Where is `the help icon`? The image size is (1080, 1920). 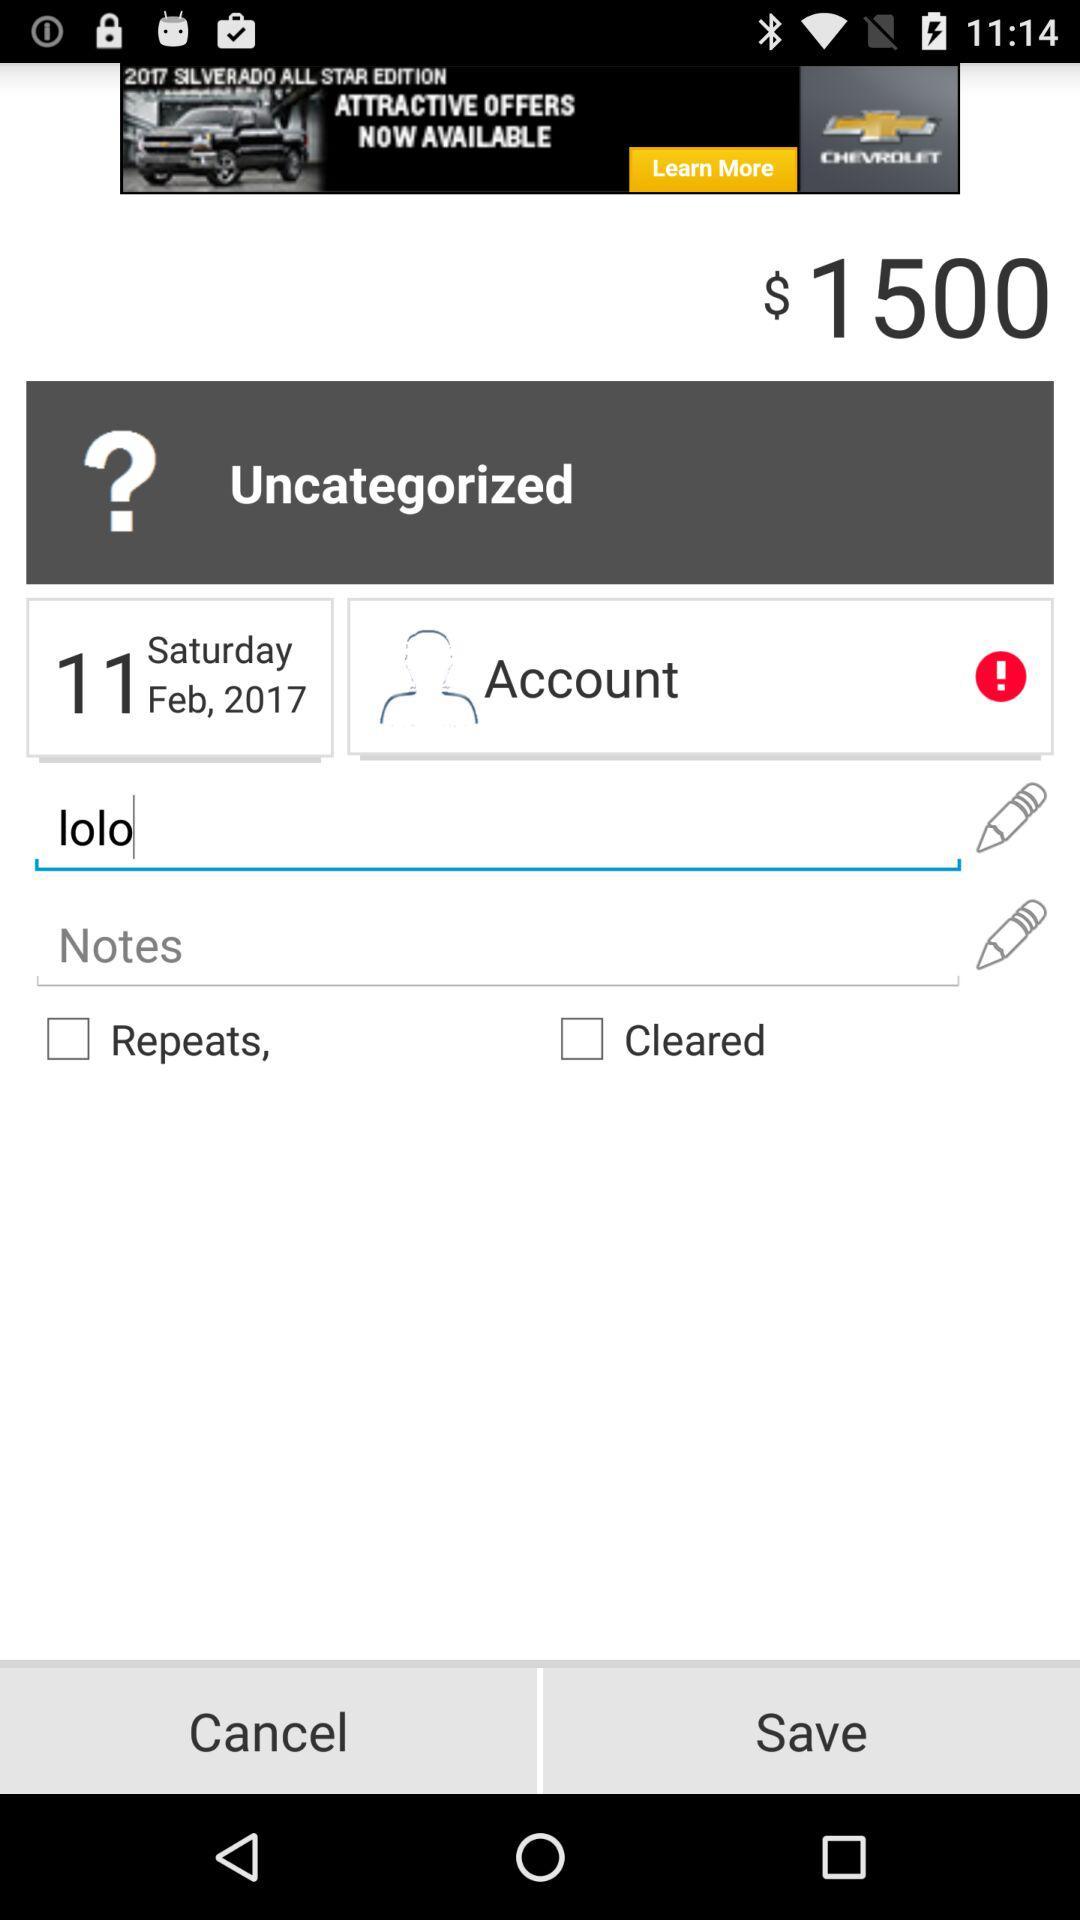
the help icon is located at coordinates (127, 516).